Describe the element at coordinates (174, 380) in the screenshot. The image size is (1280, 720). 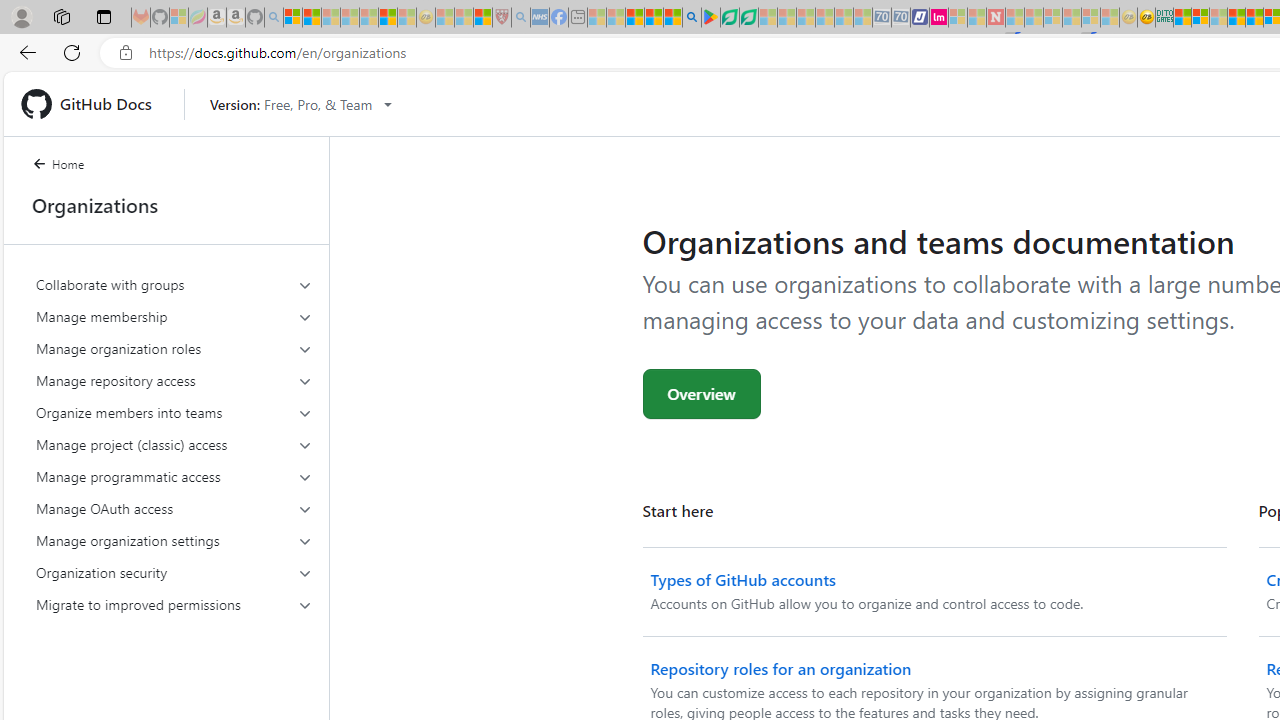
I see `'Manage repository access'` at that location.